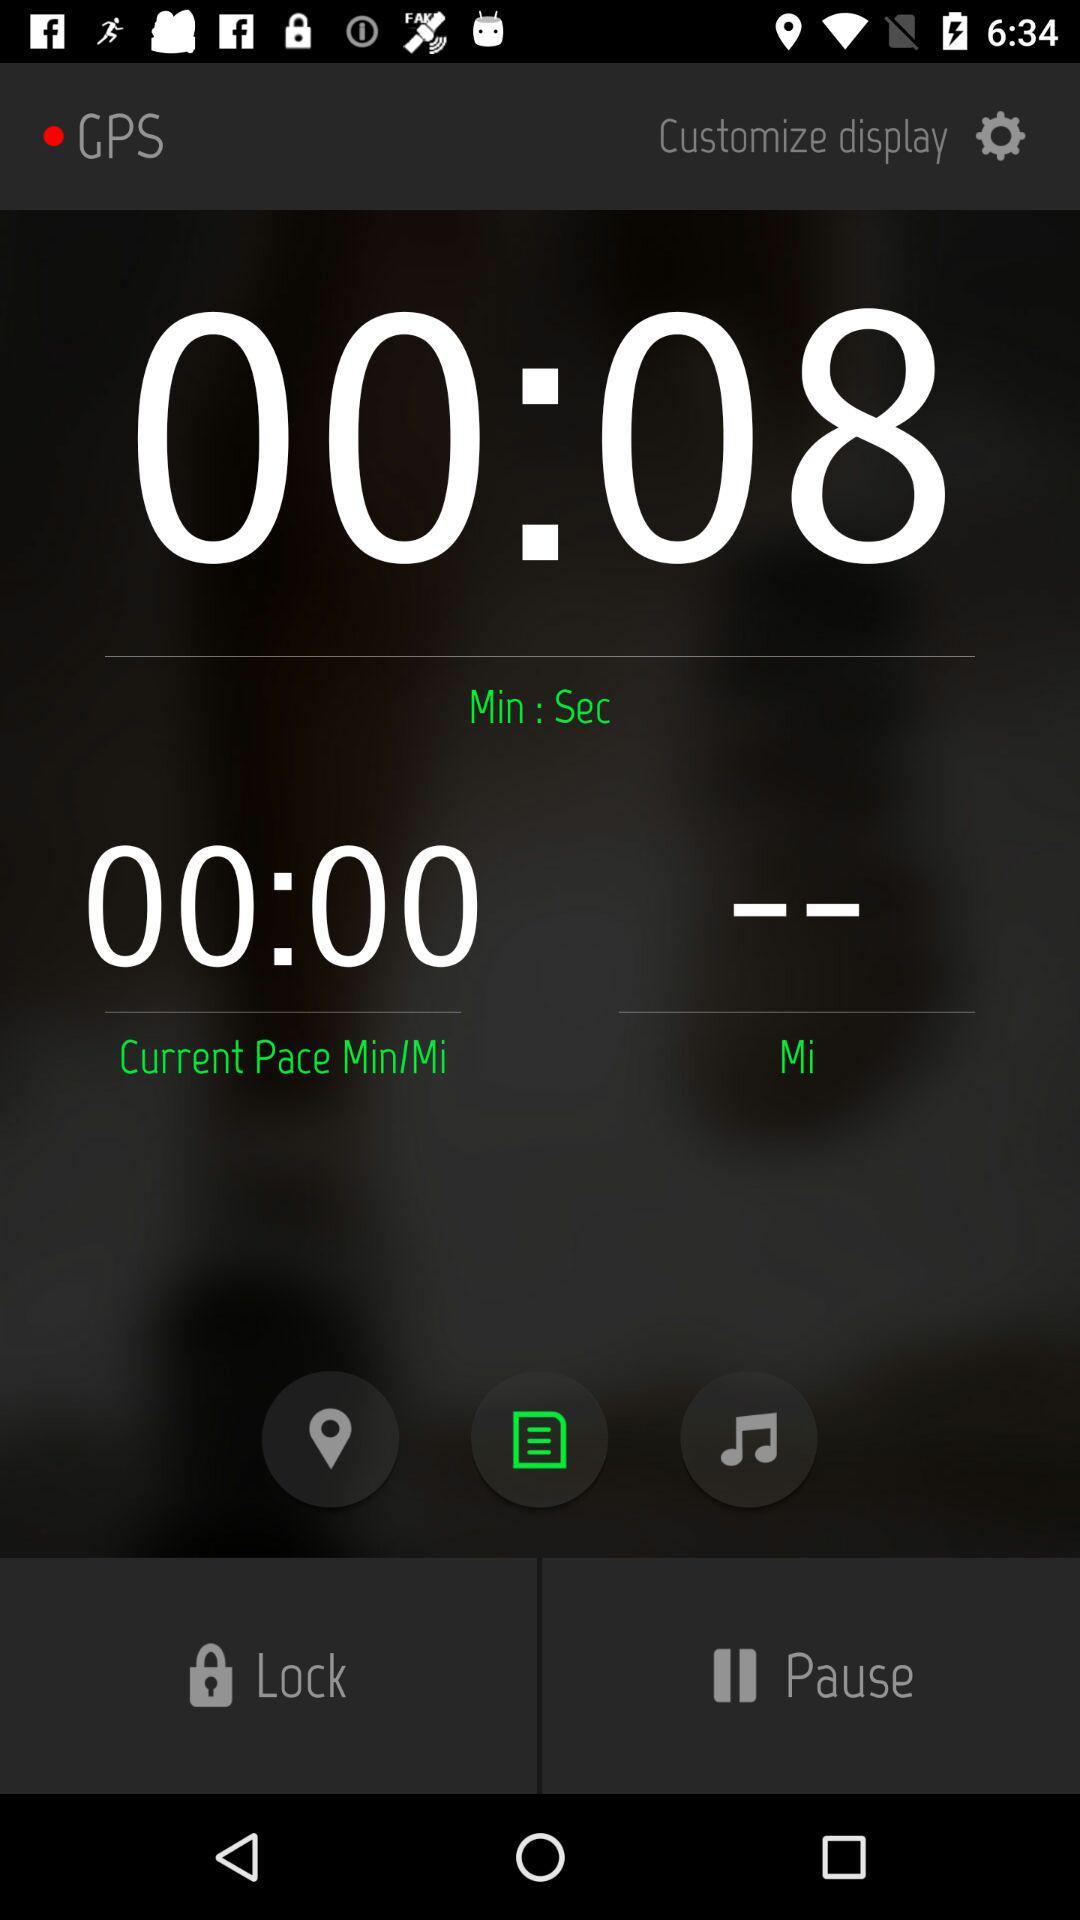 The width and height of the screenshot is (1080, 1920). What do you see at coordinates (810, 1675) in the screenshot?
I see `pause` at bounding box center [810, 1675].